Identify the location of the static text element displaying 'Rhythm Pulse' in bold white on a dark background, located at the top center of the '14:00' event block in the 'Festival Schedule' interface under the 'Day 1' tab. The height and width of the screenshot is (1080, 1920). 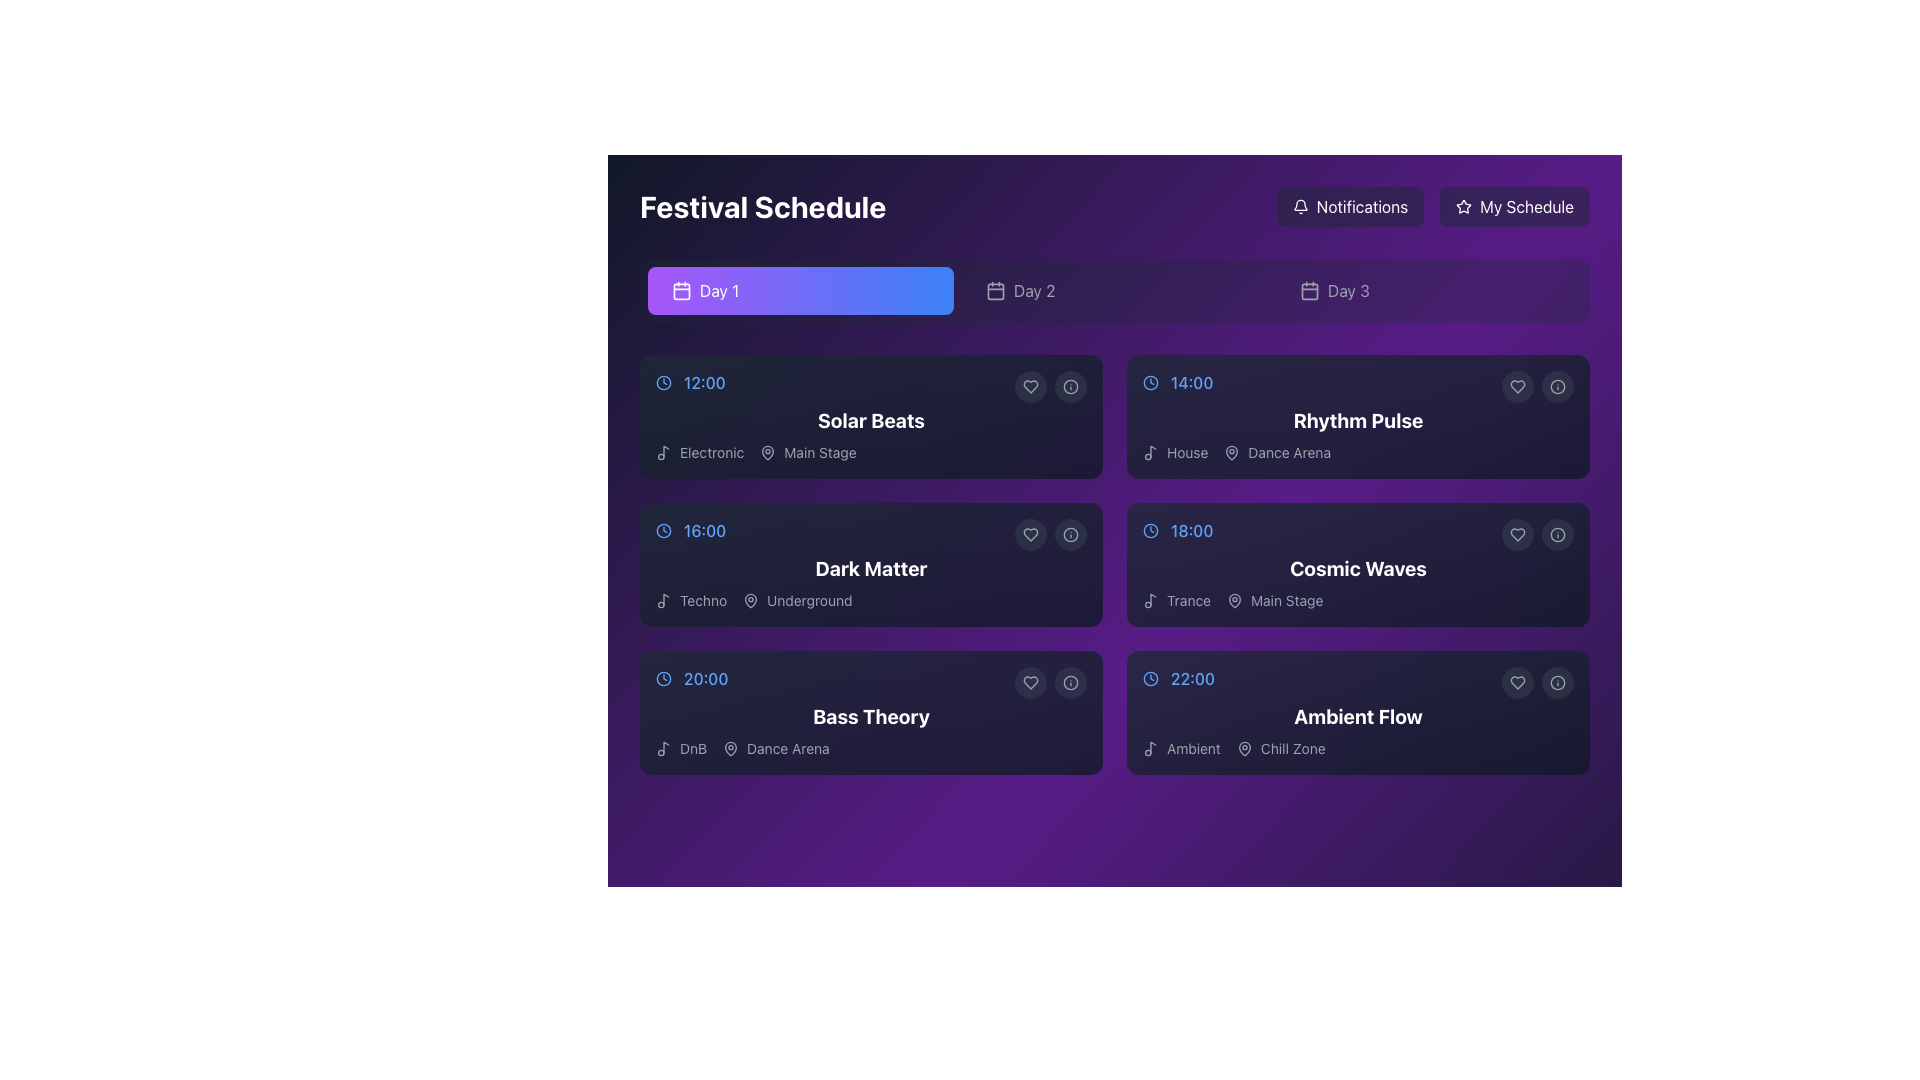
(1358, 419).